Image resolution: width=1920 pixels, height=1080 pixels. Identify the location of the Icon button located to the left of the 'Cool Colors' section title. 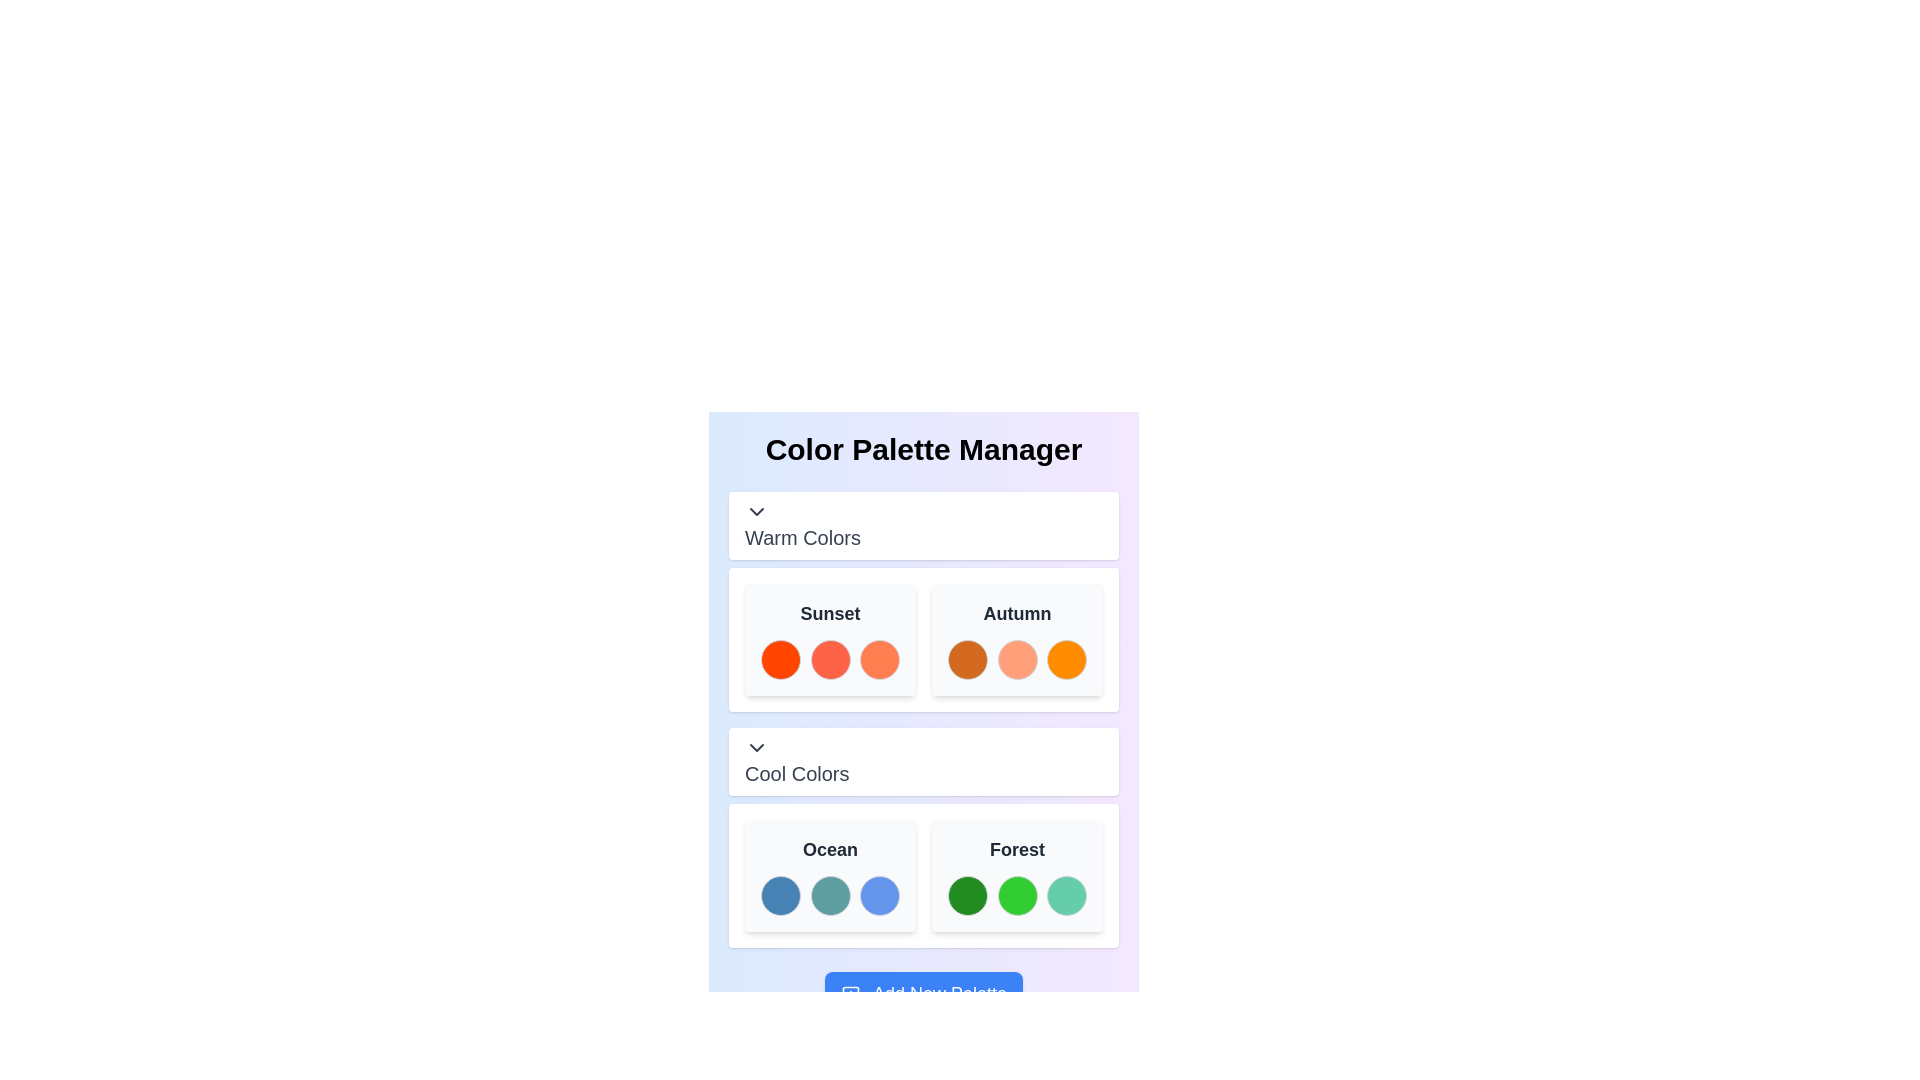
(756, 748).